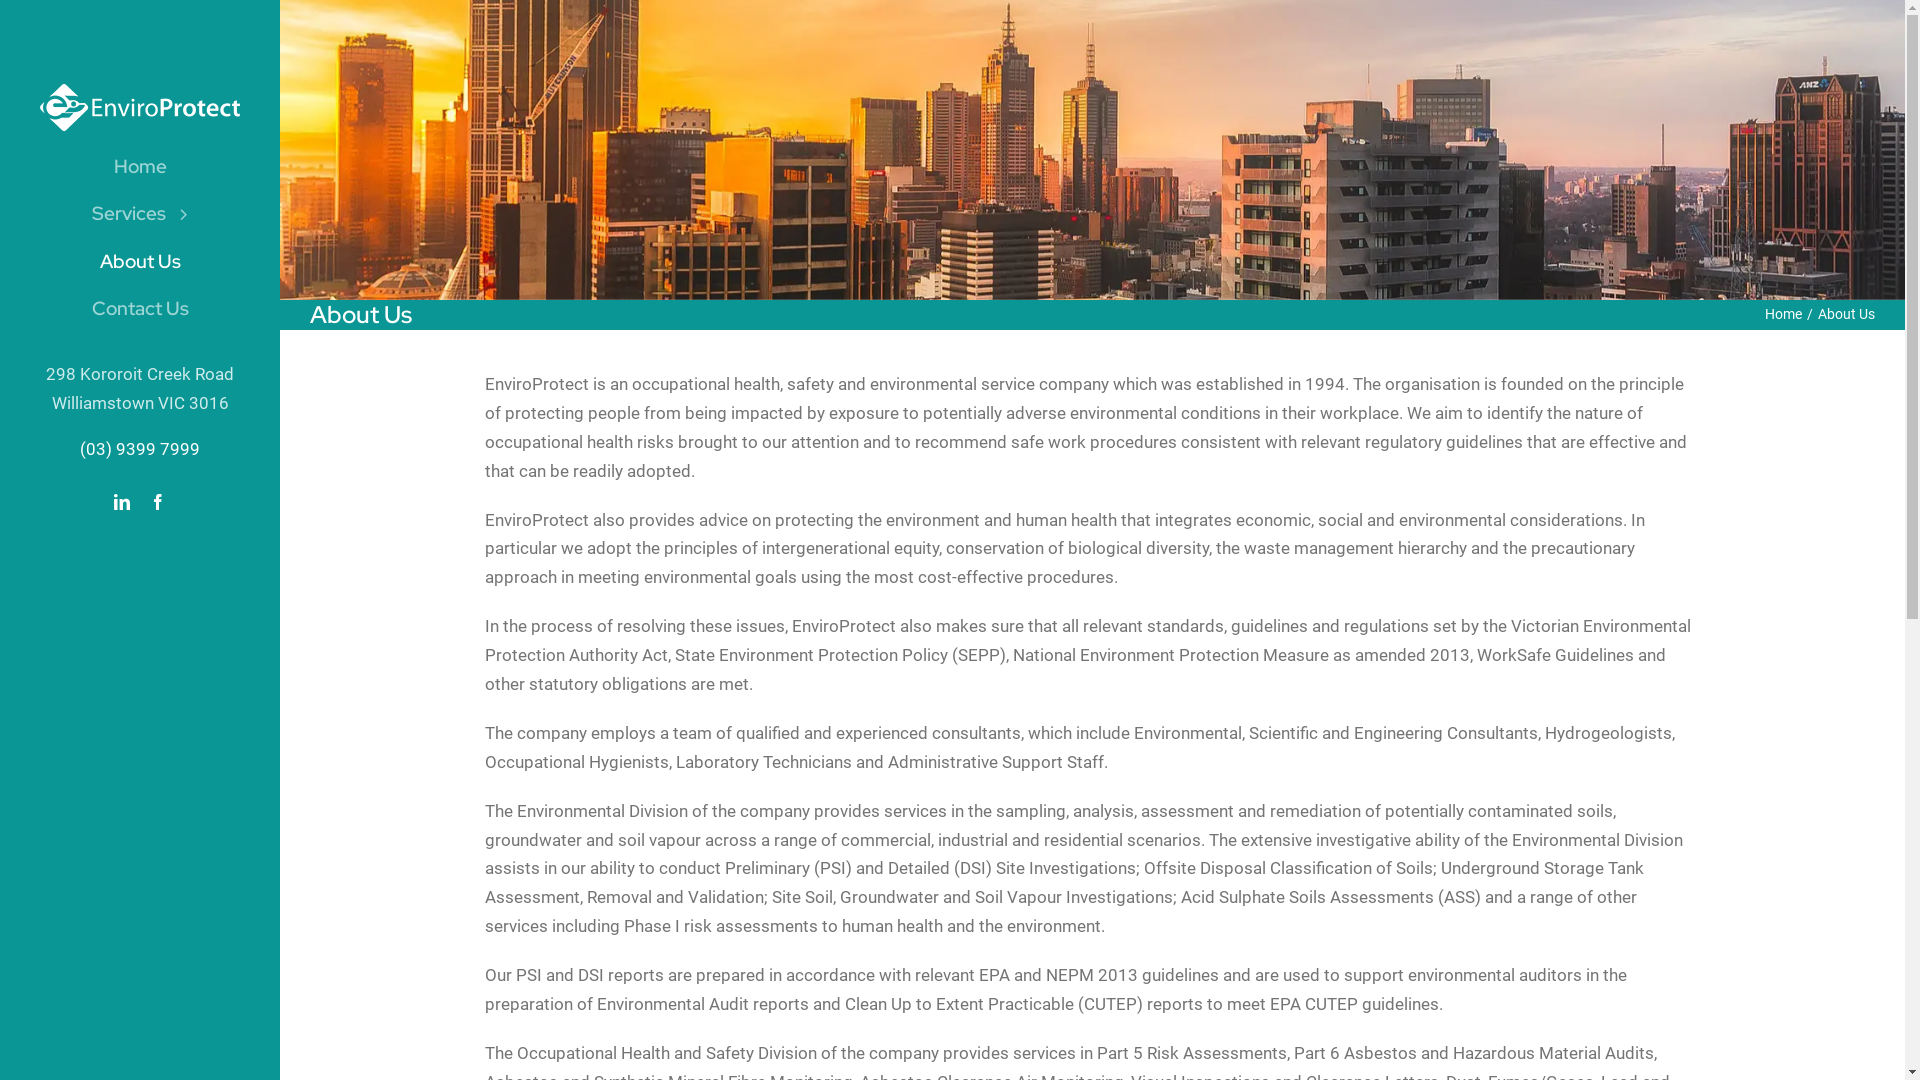 This screenshot has height=1080, width=1920. What do you see at coordinates (28, 308) in the screenshot?
I see `'Contact Us'` at bounding box center [28, 308].